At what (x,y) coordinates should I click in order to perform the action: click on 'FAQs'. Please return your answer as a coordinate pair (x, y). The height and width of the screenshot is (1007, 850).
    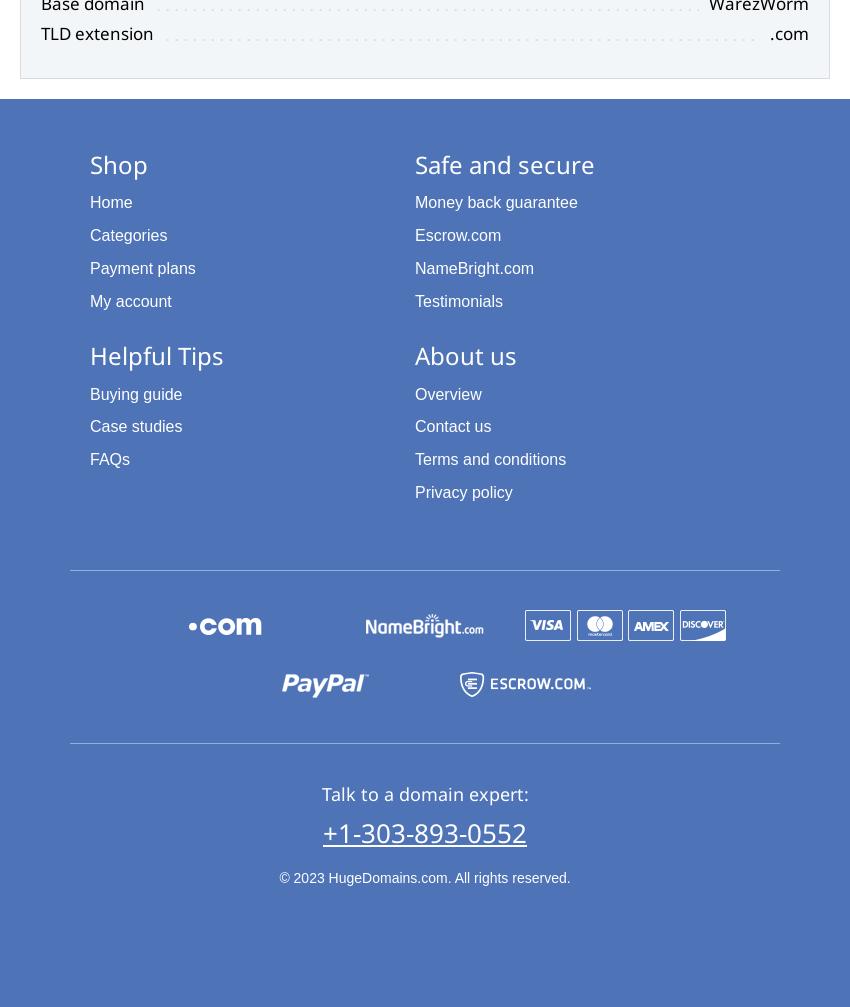
    Looking at the image, I should click on (108, 459).